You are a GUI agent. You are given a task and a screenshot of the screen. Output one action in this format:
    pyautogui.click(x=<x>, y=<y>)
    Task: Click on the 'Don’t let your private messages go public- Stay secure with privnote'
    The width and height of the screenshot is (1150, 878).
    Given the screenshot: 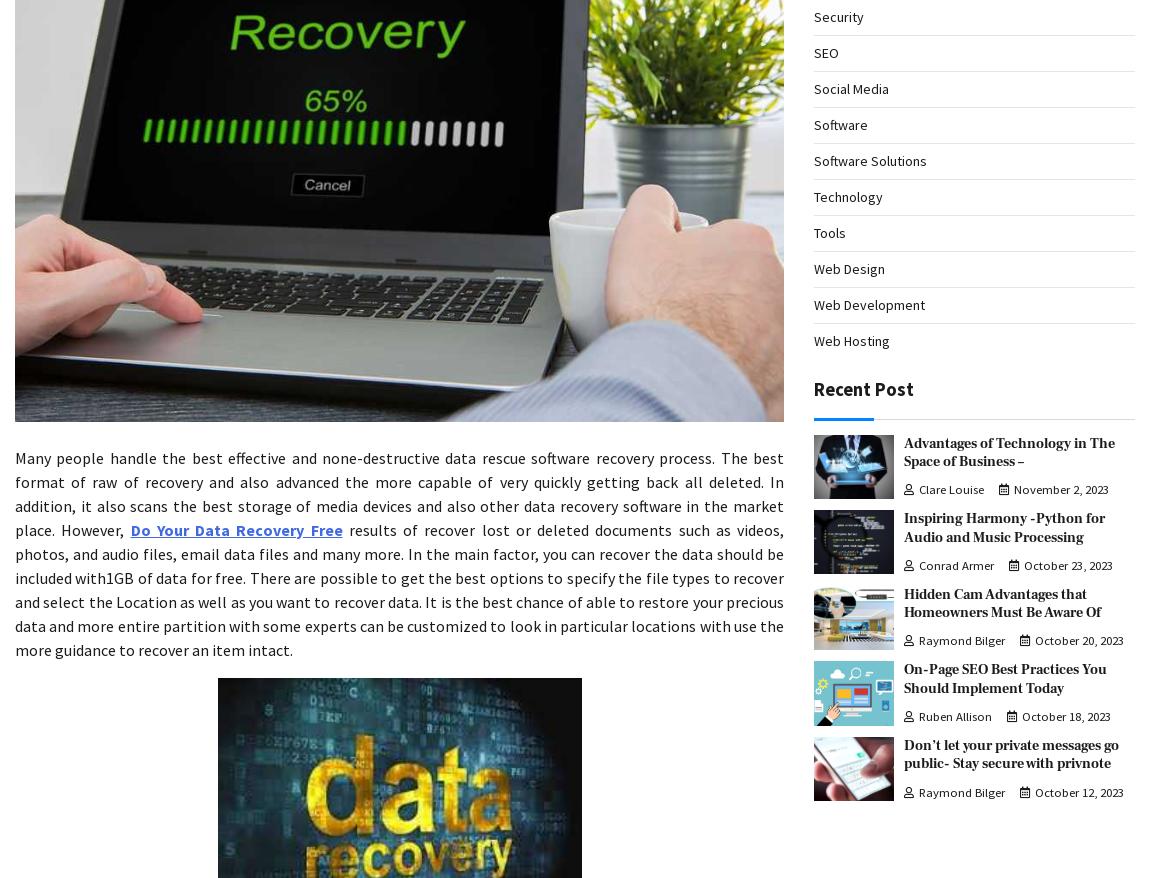 What is the action you would take?
    pyautogui.click(x=1011, y=754)
    